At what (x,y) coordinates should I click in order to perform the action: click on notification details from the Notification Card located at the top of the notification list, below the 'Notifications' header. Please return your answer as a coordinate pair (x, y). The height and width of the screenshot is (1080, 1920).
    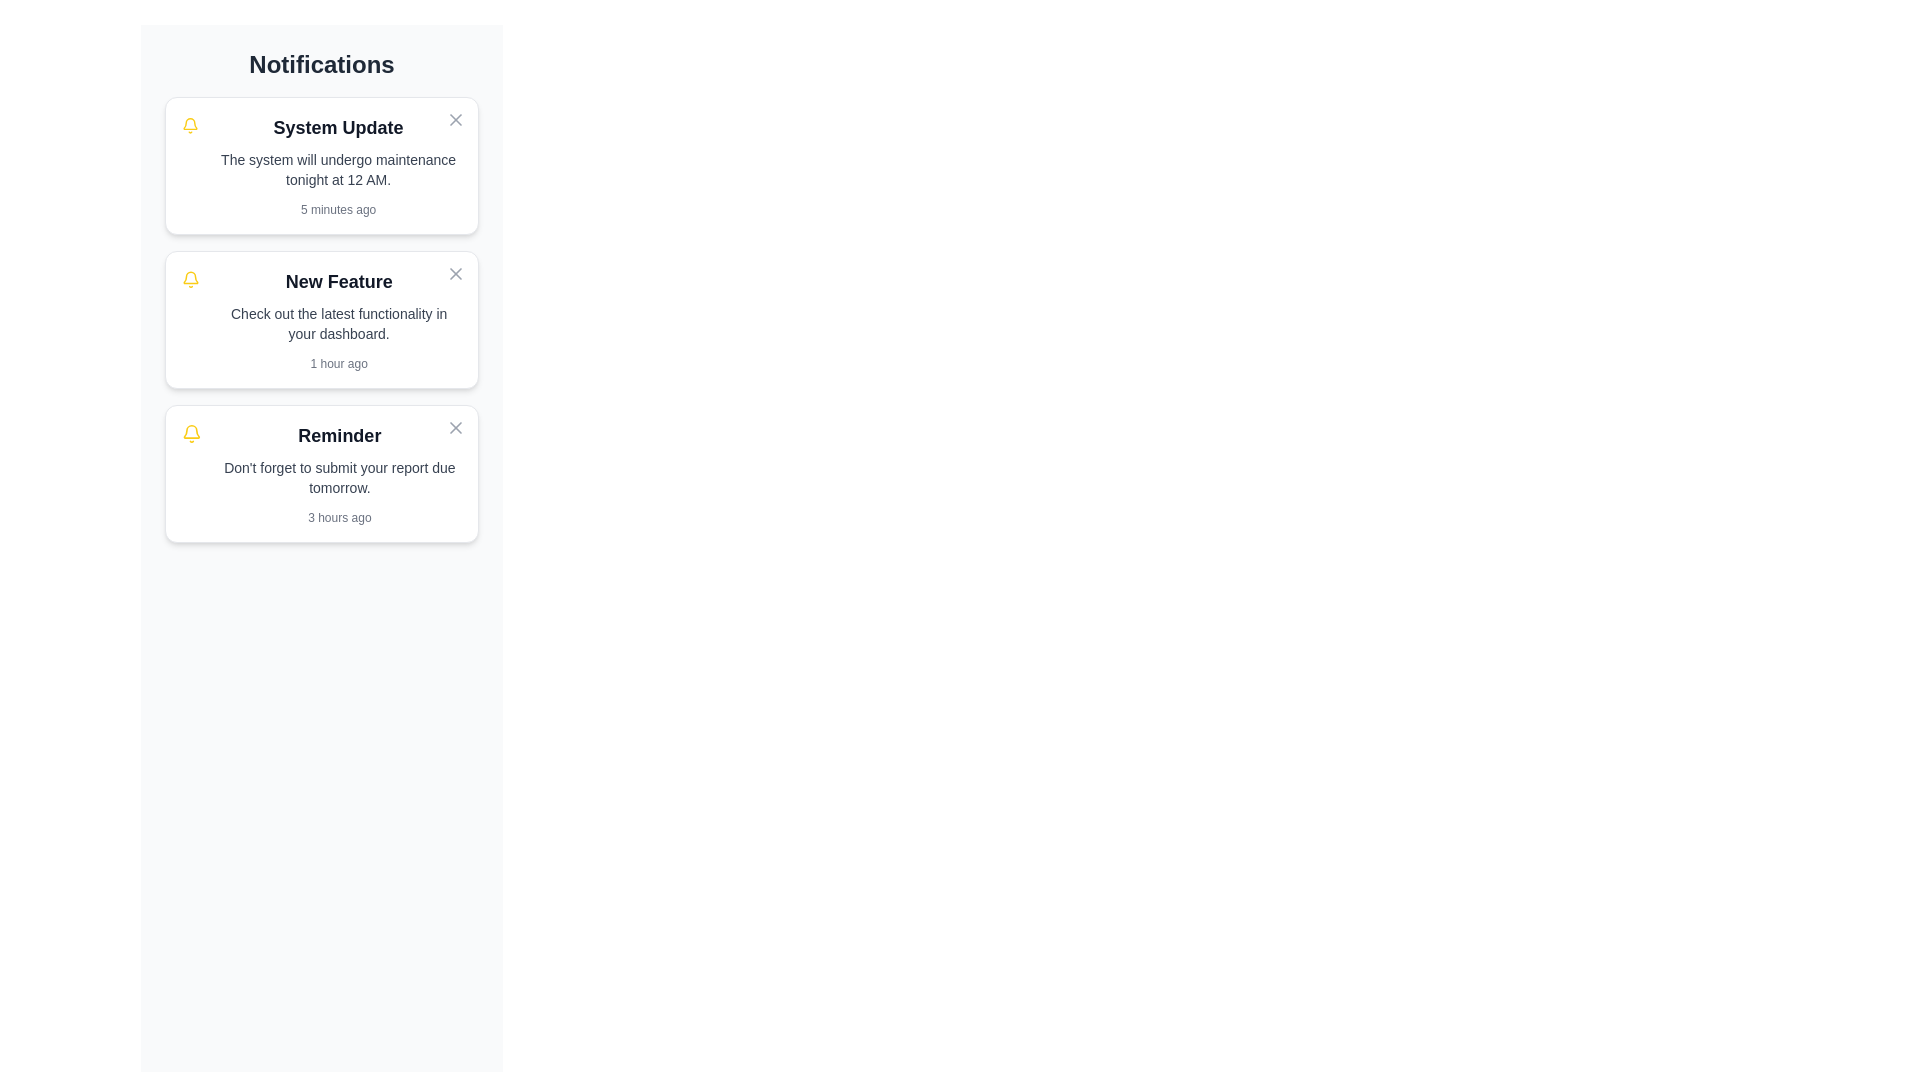
    Looking at the image, I should click on (338, 164).